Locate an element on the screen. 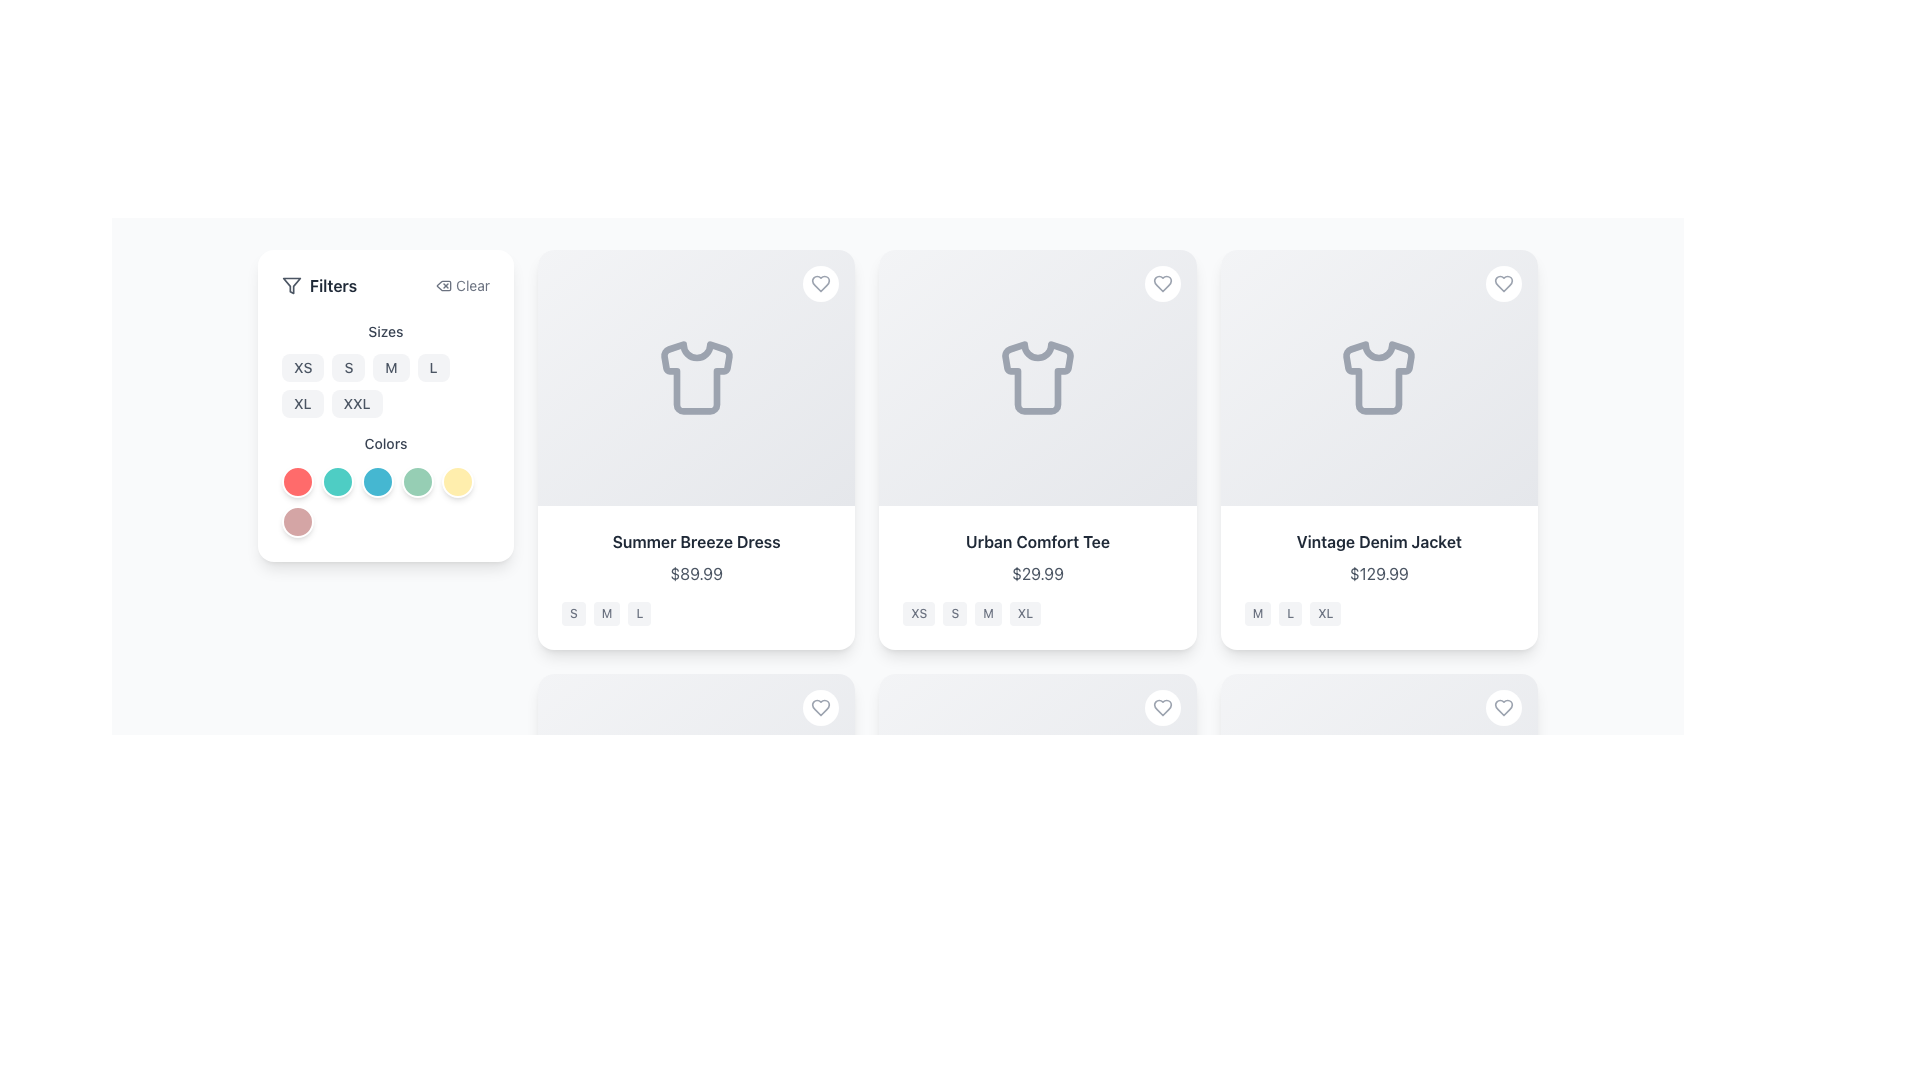 This screenshot has height=1080, width=1920. the 'favorite' button located in the top-right corner of the 'Urban Comfort Tee' product card to observe visual changes is located at coordinates (1162, 284).